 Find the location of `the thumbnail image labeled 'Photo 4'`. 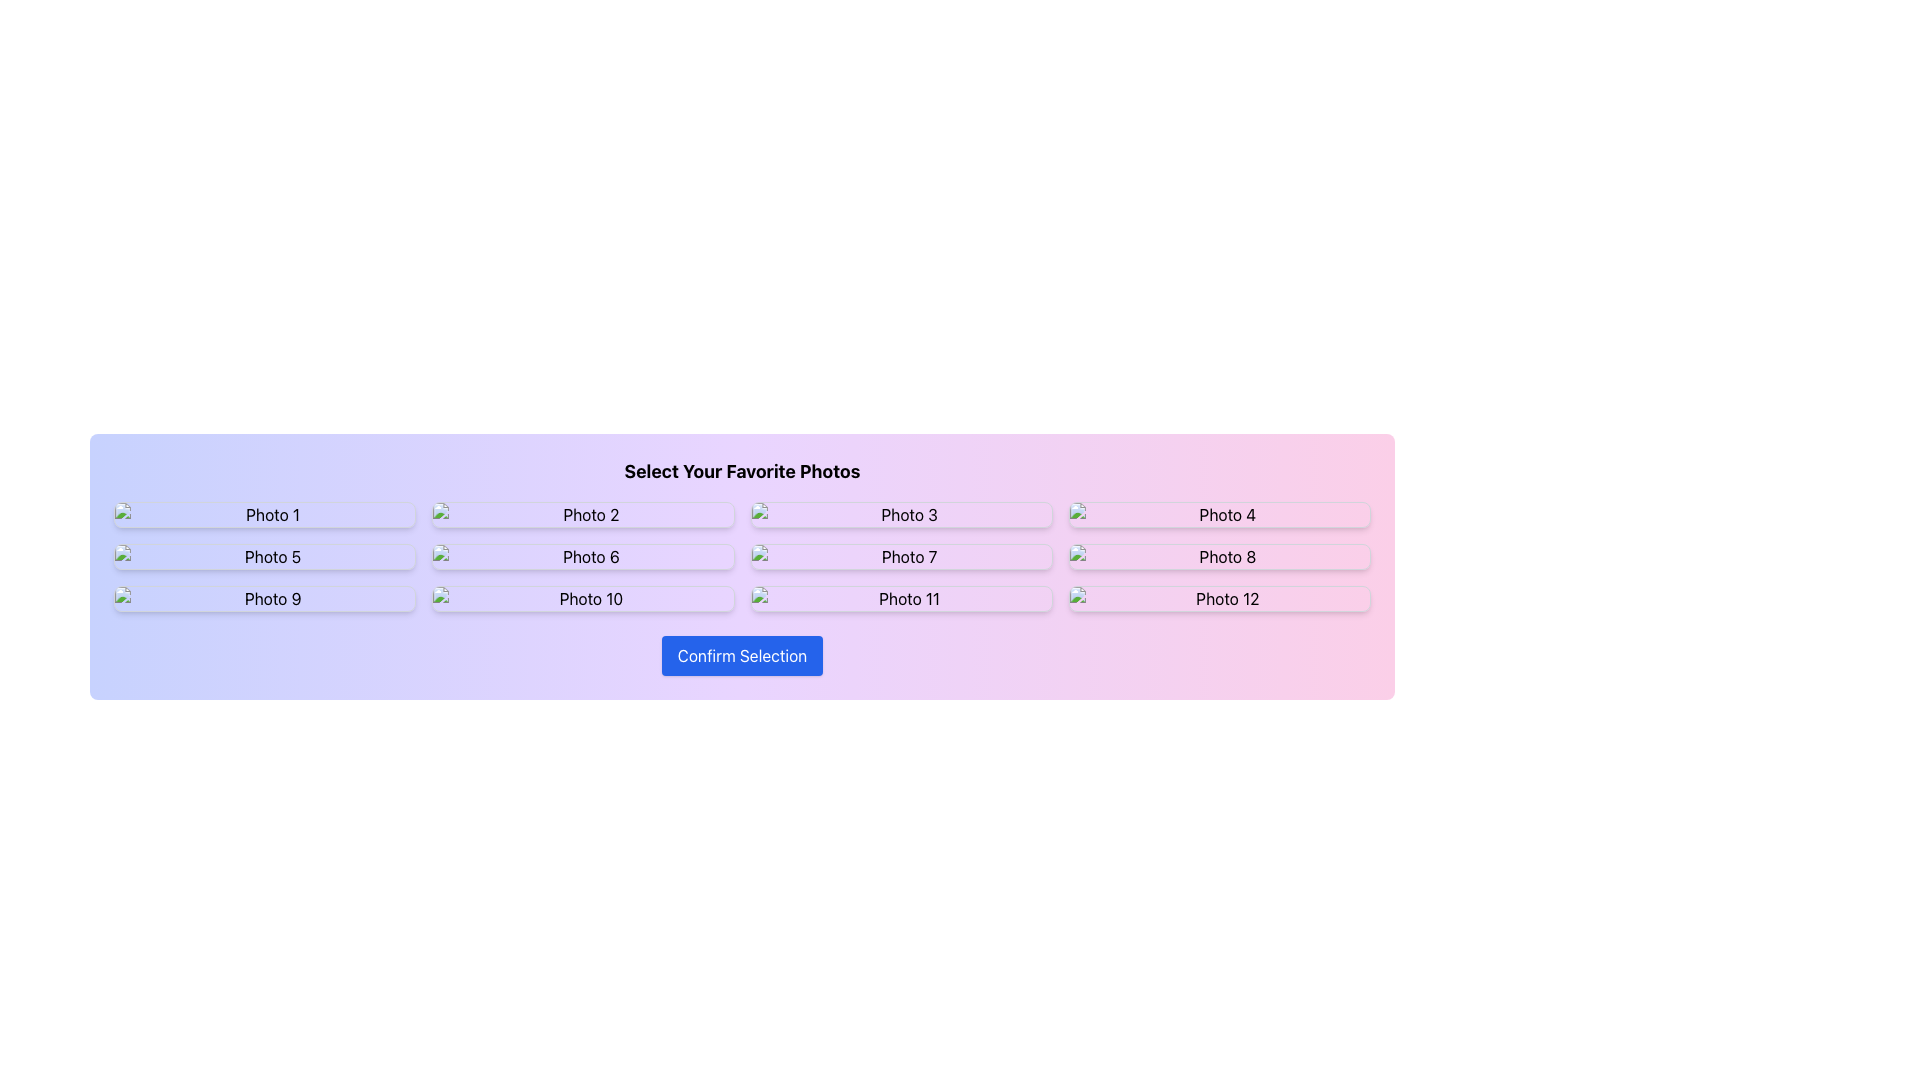

the thumbnail image labeled 'Photo 4' is located at coordinates (1218, 514).